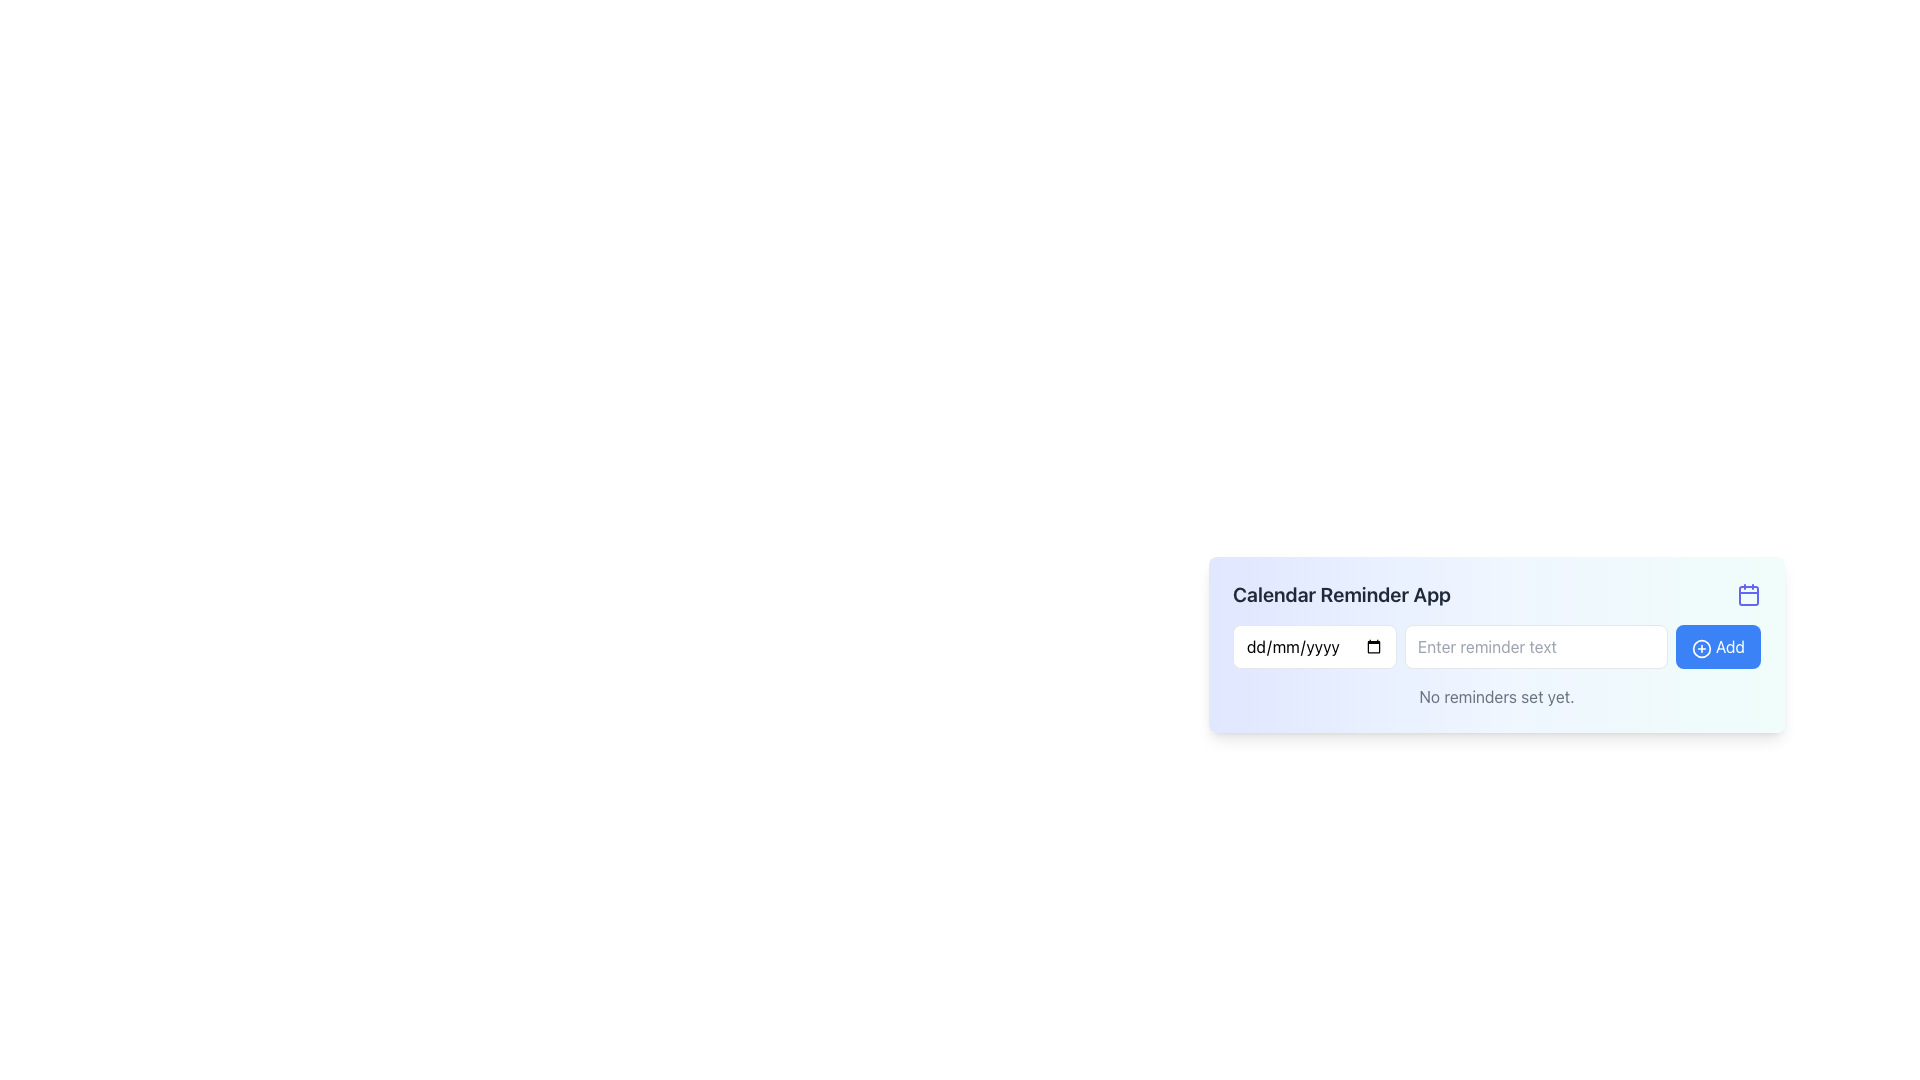  Describe the element at coordinates (1717, 647) in the screenshot. I see `the blue rounded button labeled 'Add' with a plus icon` at that location.